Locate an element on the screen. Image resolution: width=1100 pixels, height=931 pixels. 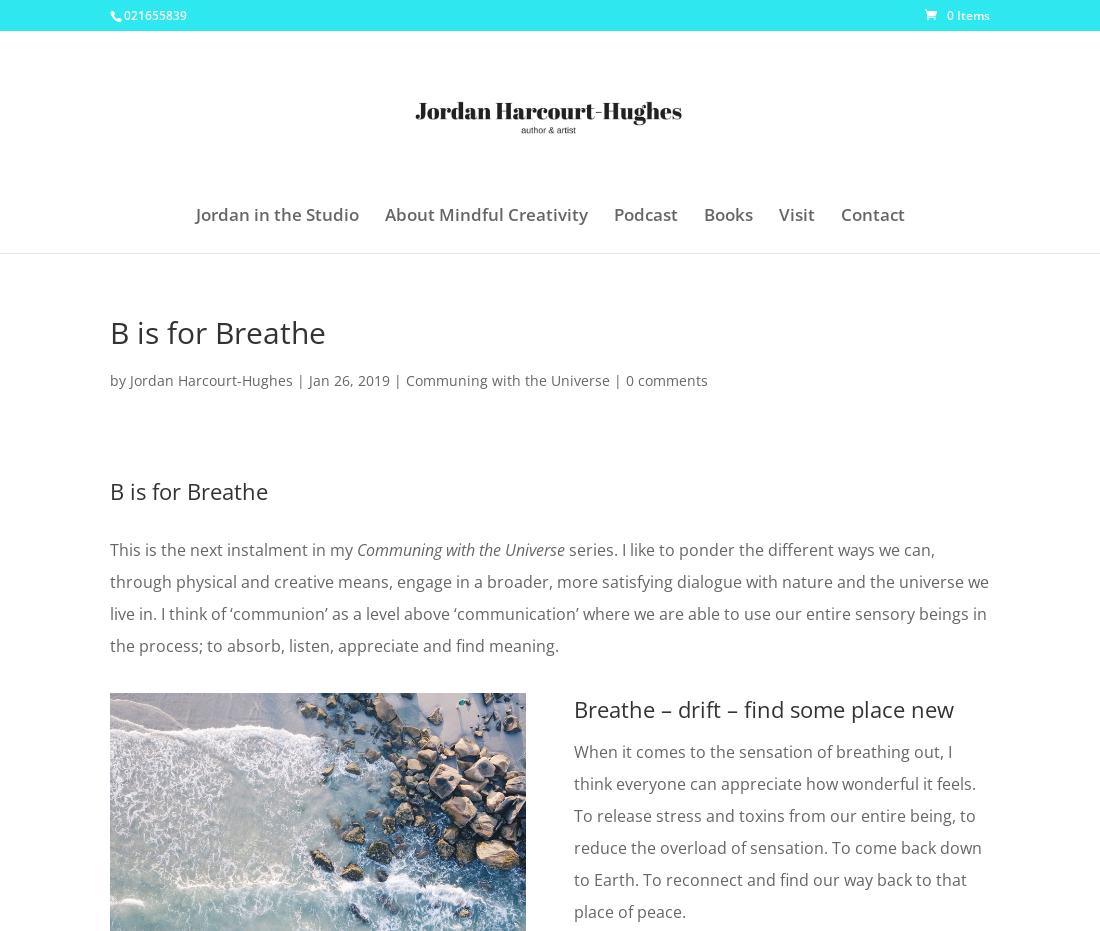
'Contact' is located at coordinates (870, 214).